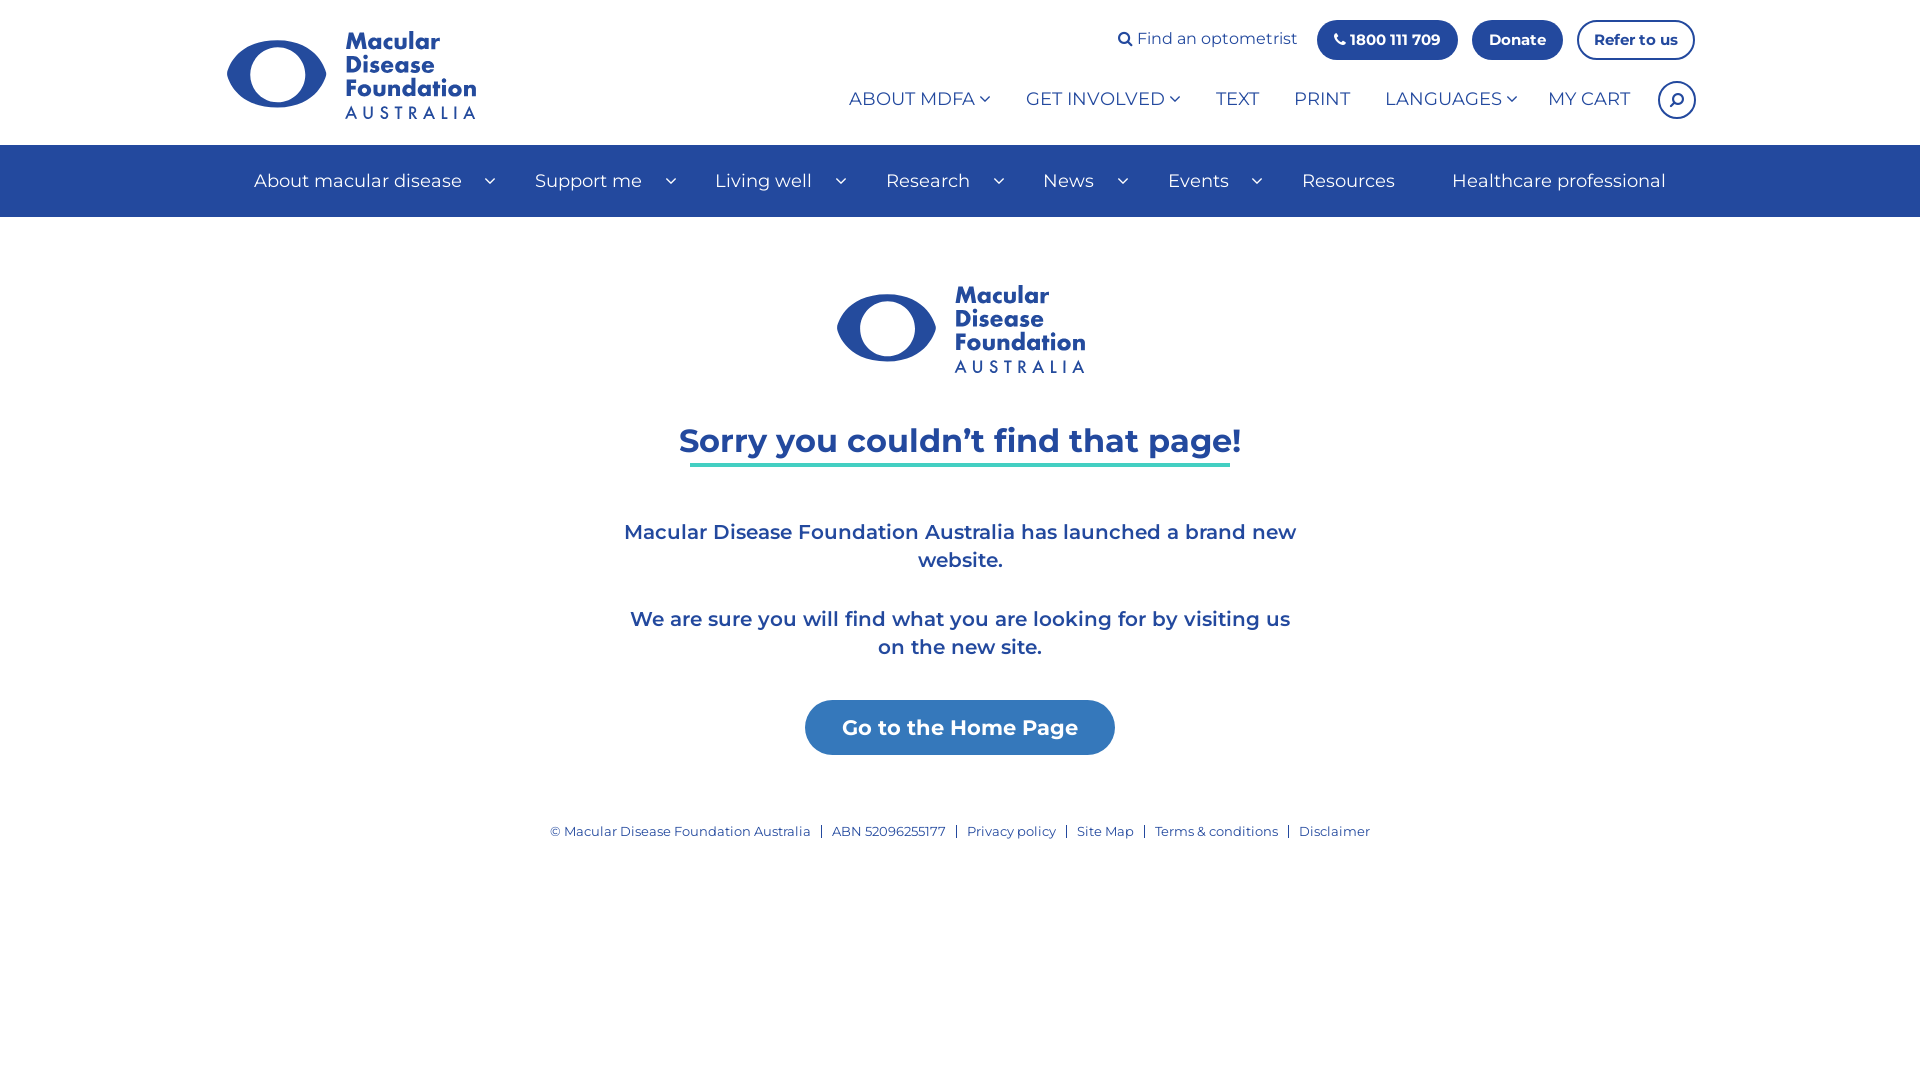  Describe the element at coordinates (1271, 181) in the screenshot. I see `'Resources'` at that location.